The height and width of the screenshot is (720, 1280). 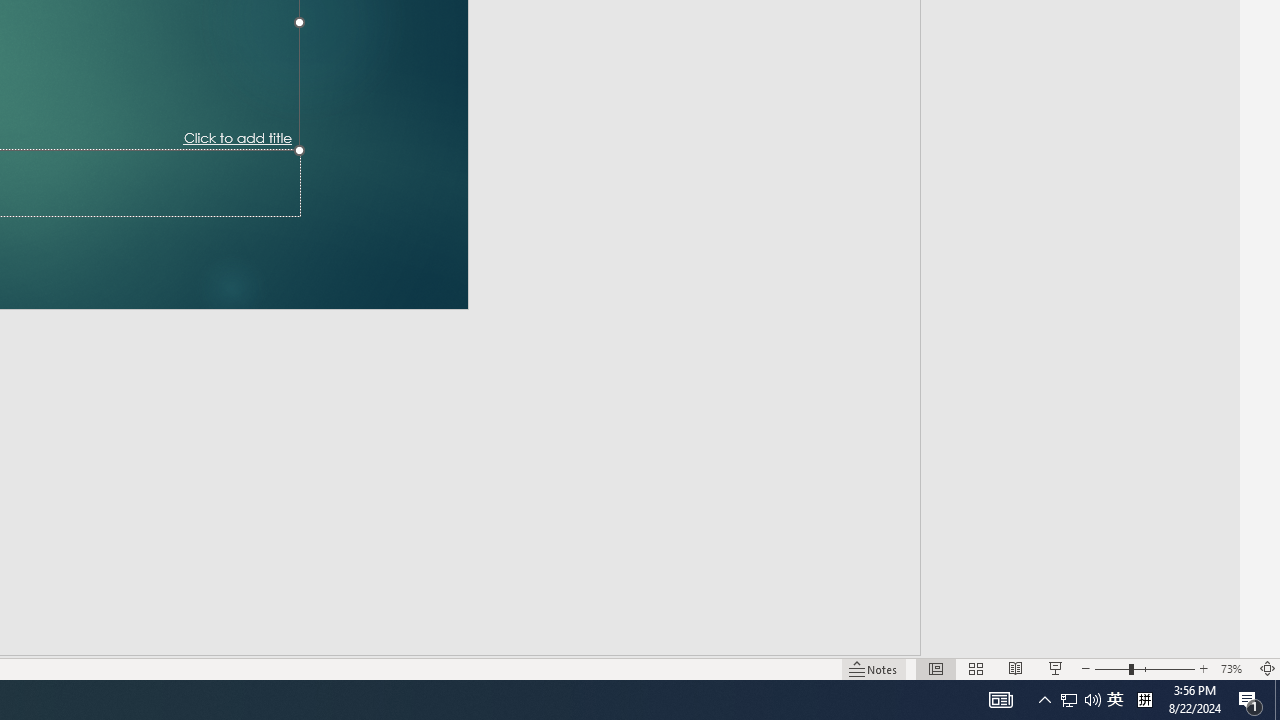 I want to click on 'Zoom 75%', so click(x=1248, y=640).